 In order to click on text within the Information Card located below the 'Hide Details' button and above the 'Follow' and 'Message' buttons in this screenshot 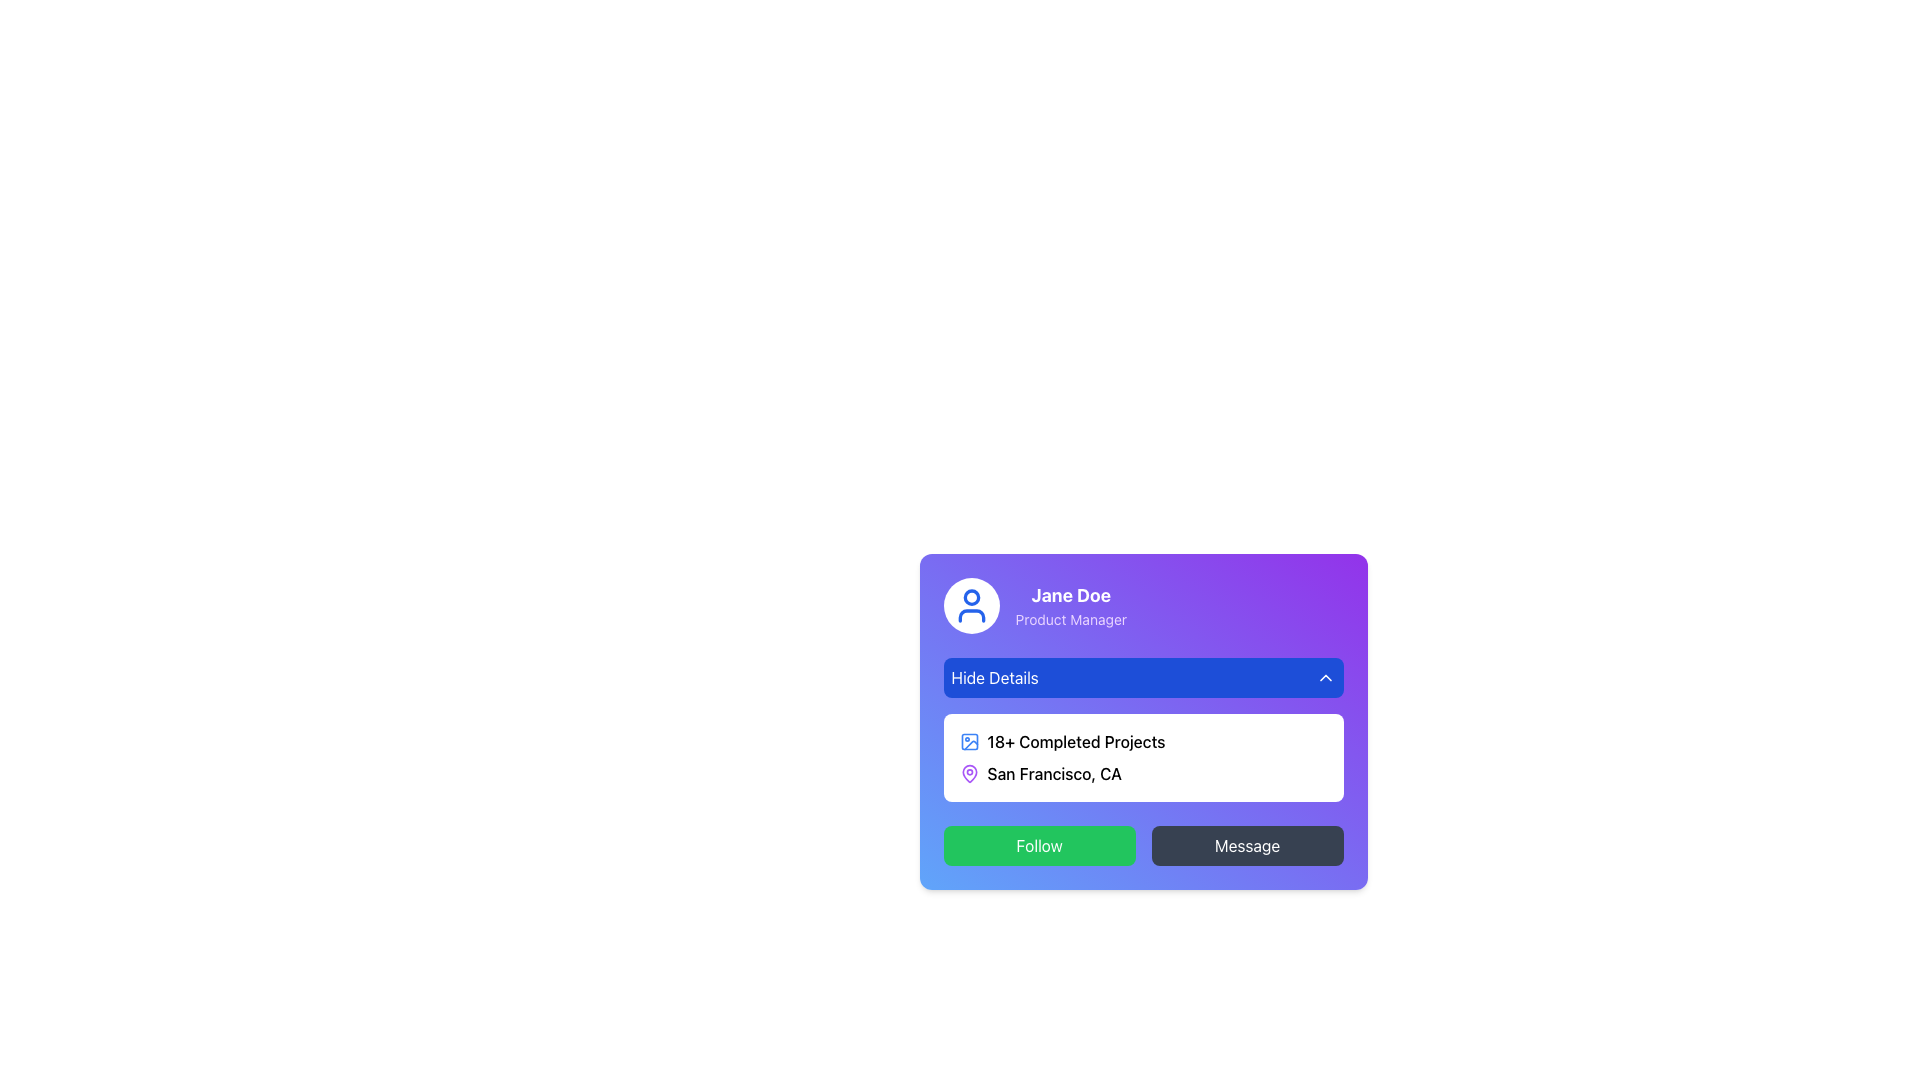, I will do `click(1143, 721)`.